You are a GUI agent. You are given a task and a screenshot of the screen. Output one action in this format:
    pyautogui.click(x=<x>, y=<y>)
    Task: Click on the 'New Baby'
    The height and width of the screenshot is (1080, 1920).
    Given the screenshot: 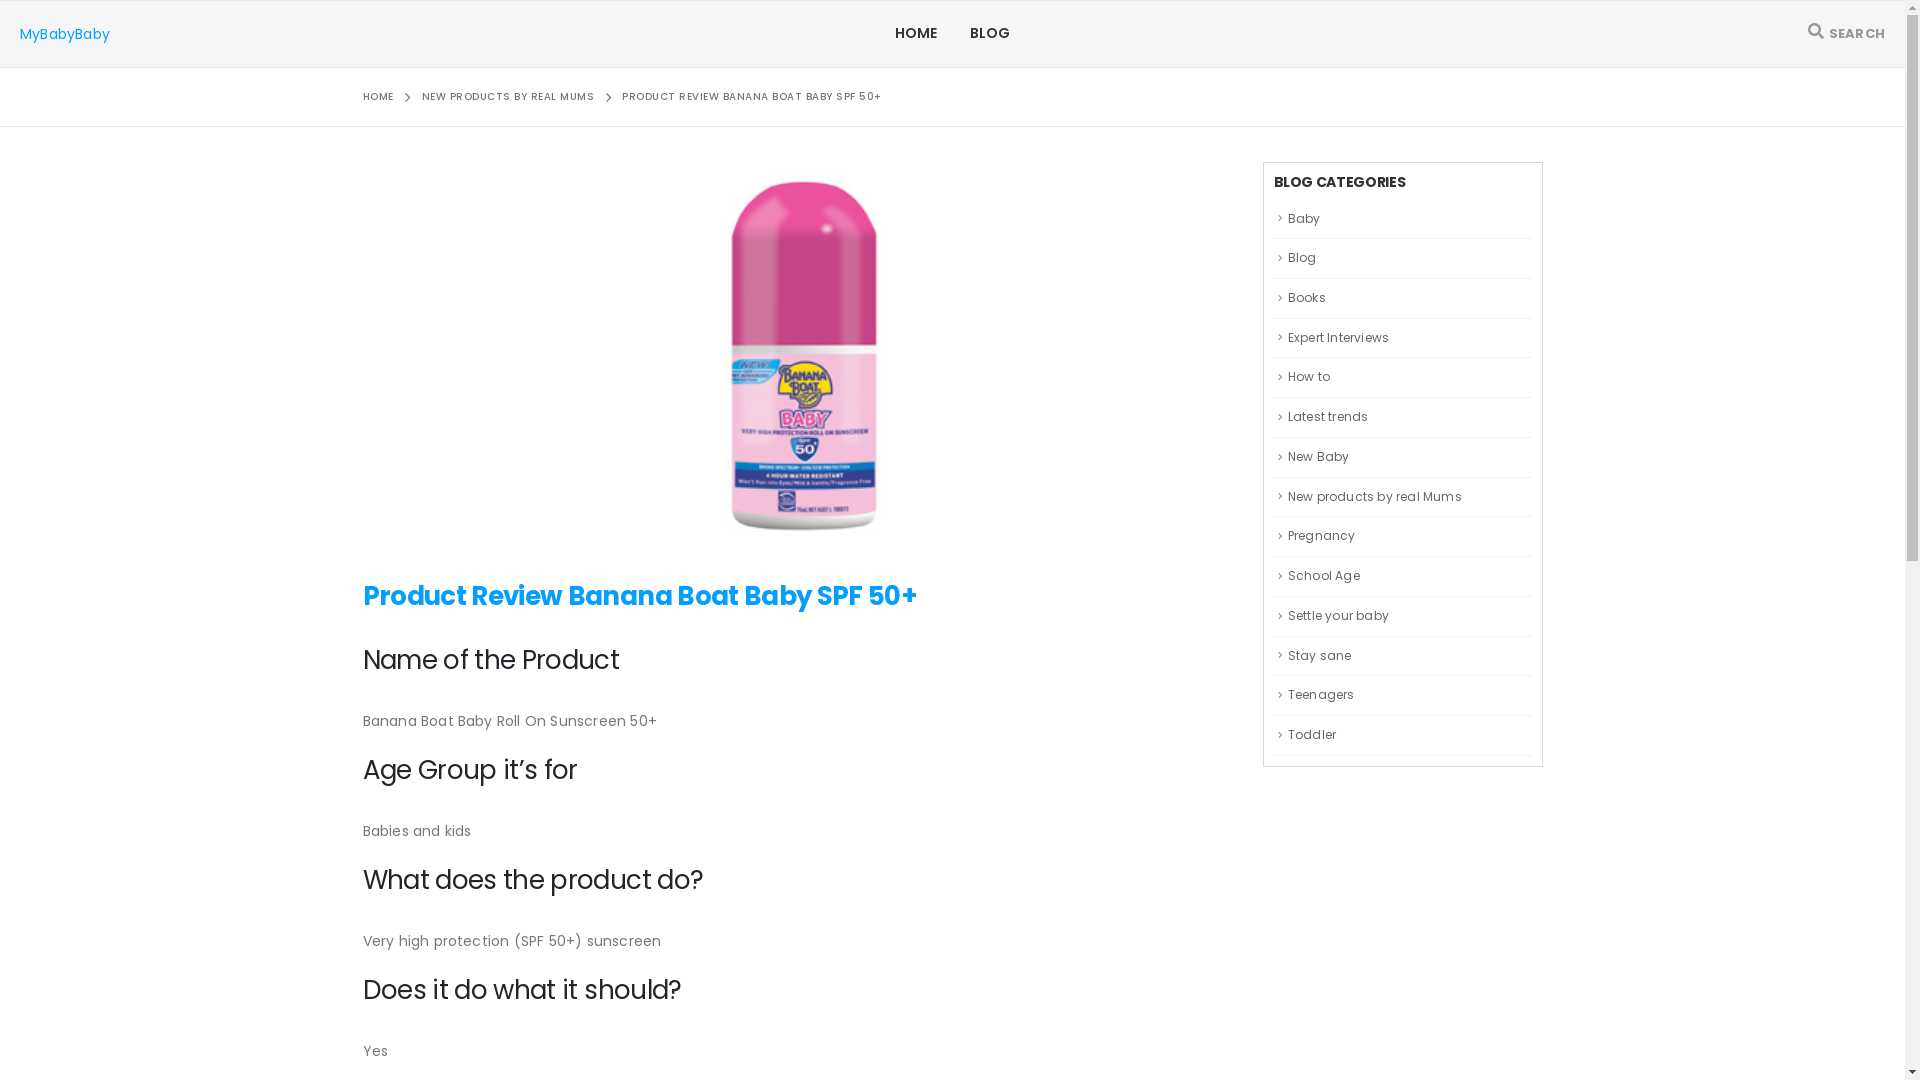 What is the action you would take?
    pyautogui.click(x=1319, y=456)
    